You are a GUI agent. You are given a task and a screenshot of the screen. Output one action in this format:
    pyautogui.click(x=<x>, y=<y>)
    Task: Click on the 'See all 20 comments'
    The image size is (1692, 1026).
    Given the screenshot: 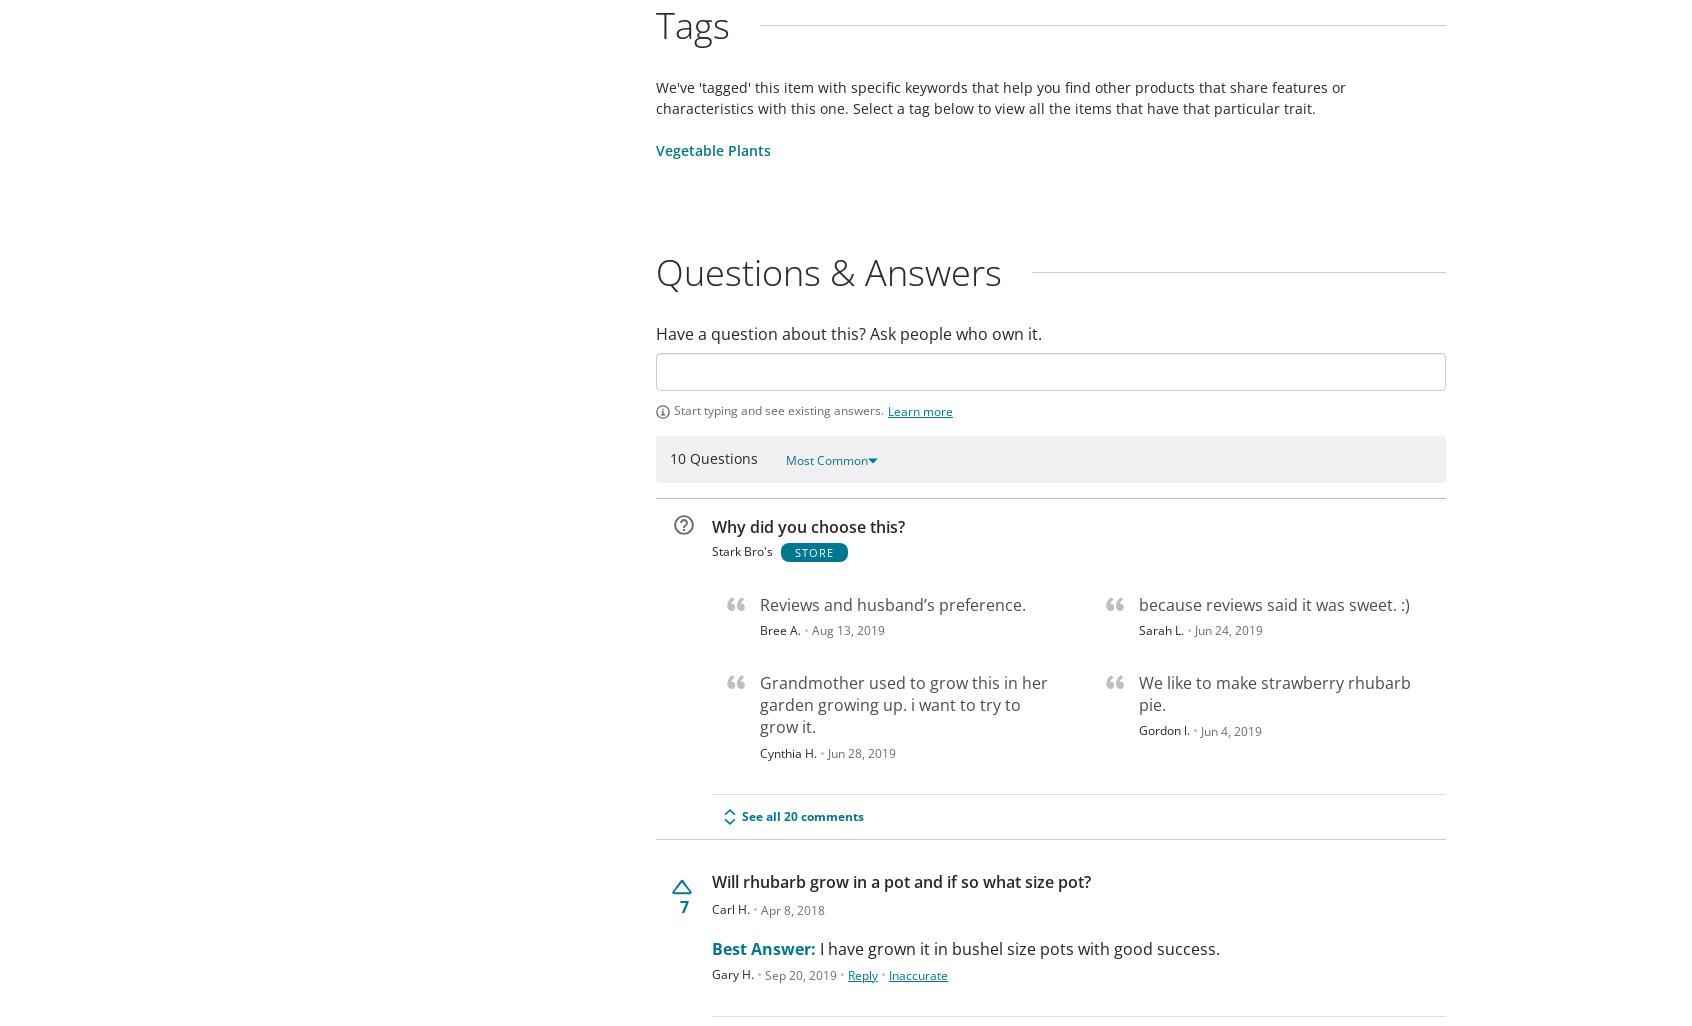 What is the action you would take?
    pyautogui.click(x=803, y=815)
    